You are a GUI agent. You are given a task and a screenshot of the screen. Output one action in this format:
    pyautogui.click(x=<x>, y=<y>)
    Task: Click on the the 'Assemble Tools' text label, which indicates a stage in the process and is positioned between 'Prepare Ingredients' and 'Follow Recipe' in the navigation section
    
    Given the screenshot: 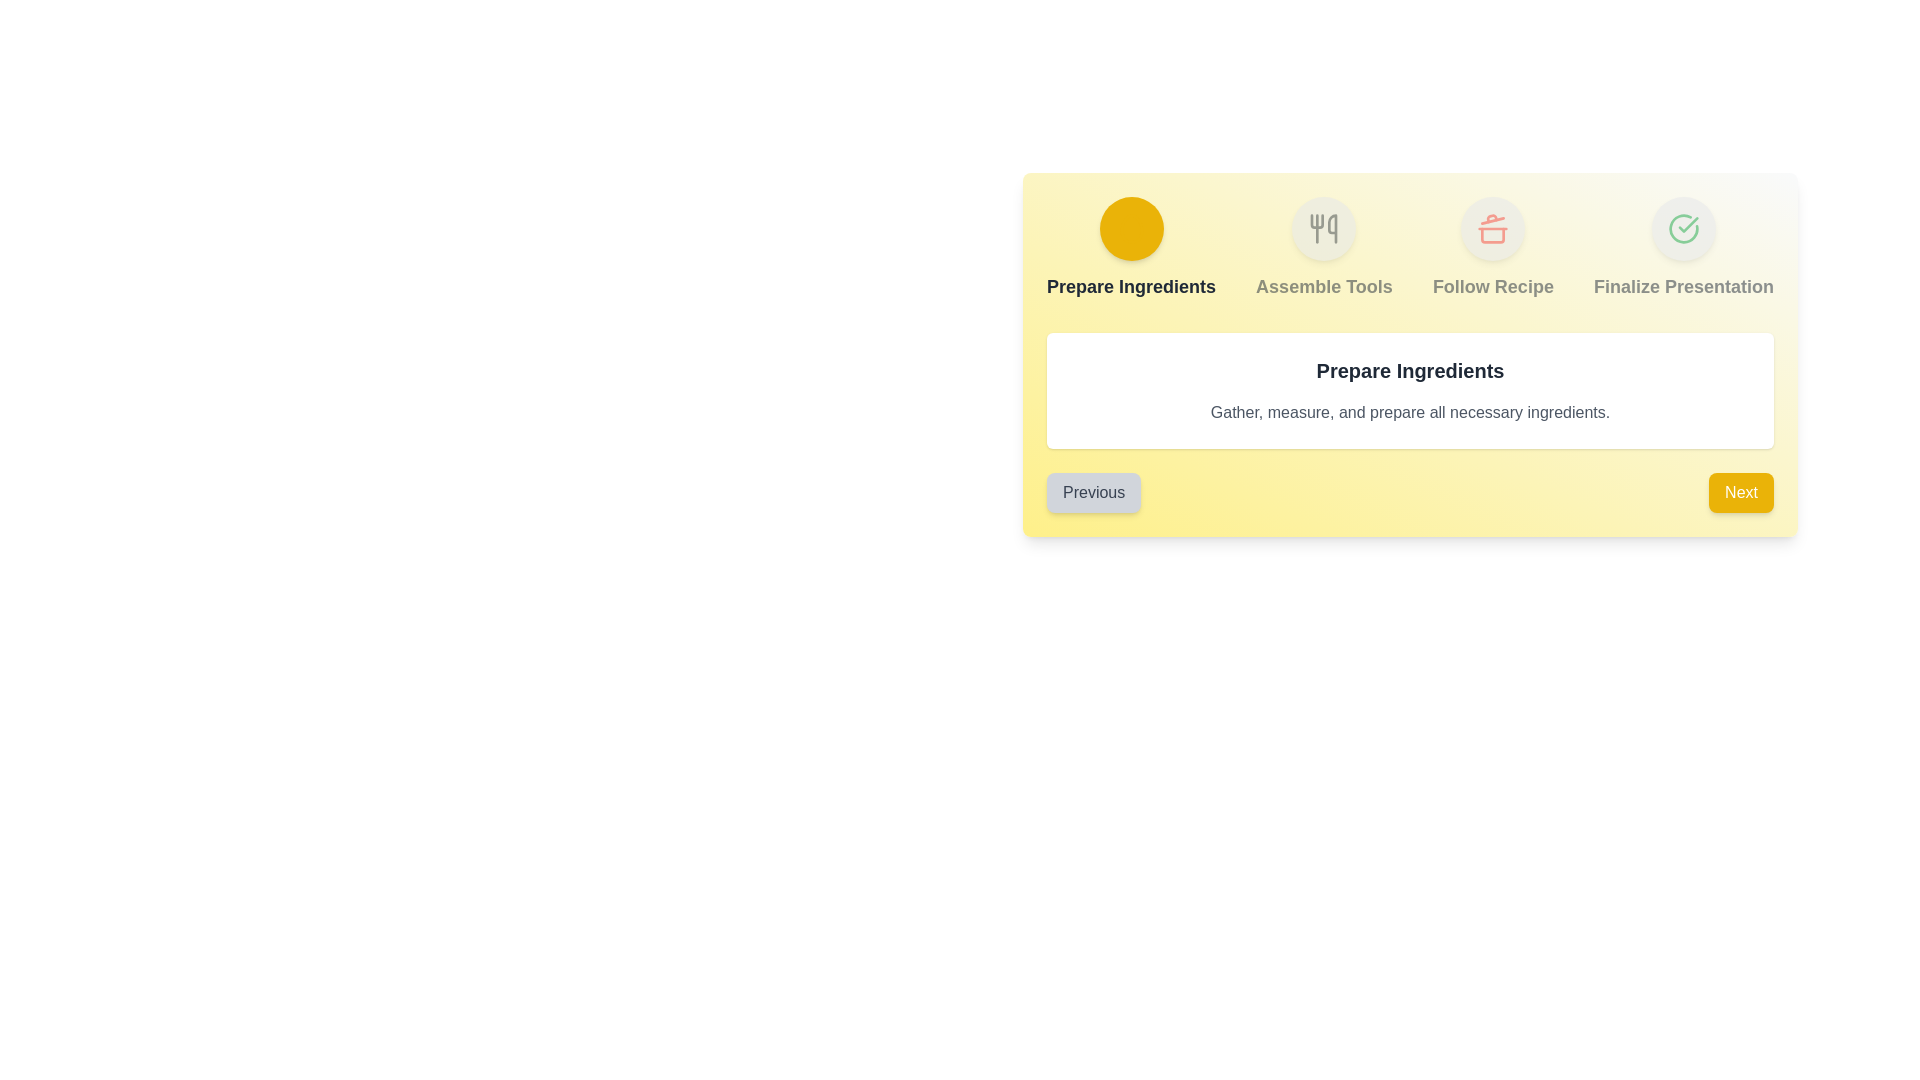 What is the action you would take?
    pyautogui.click(x=1324, y=286)
    